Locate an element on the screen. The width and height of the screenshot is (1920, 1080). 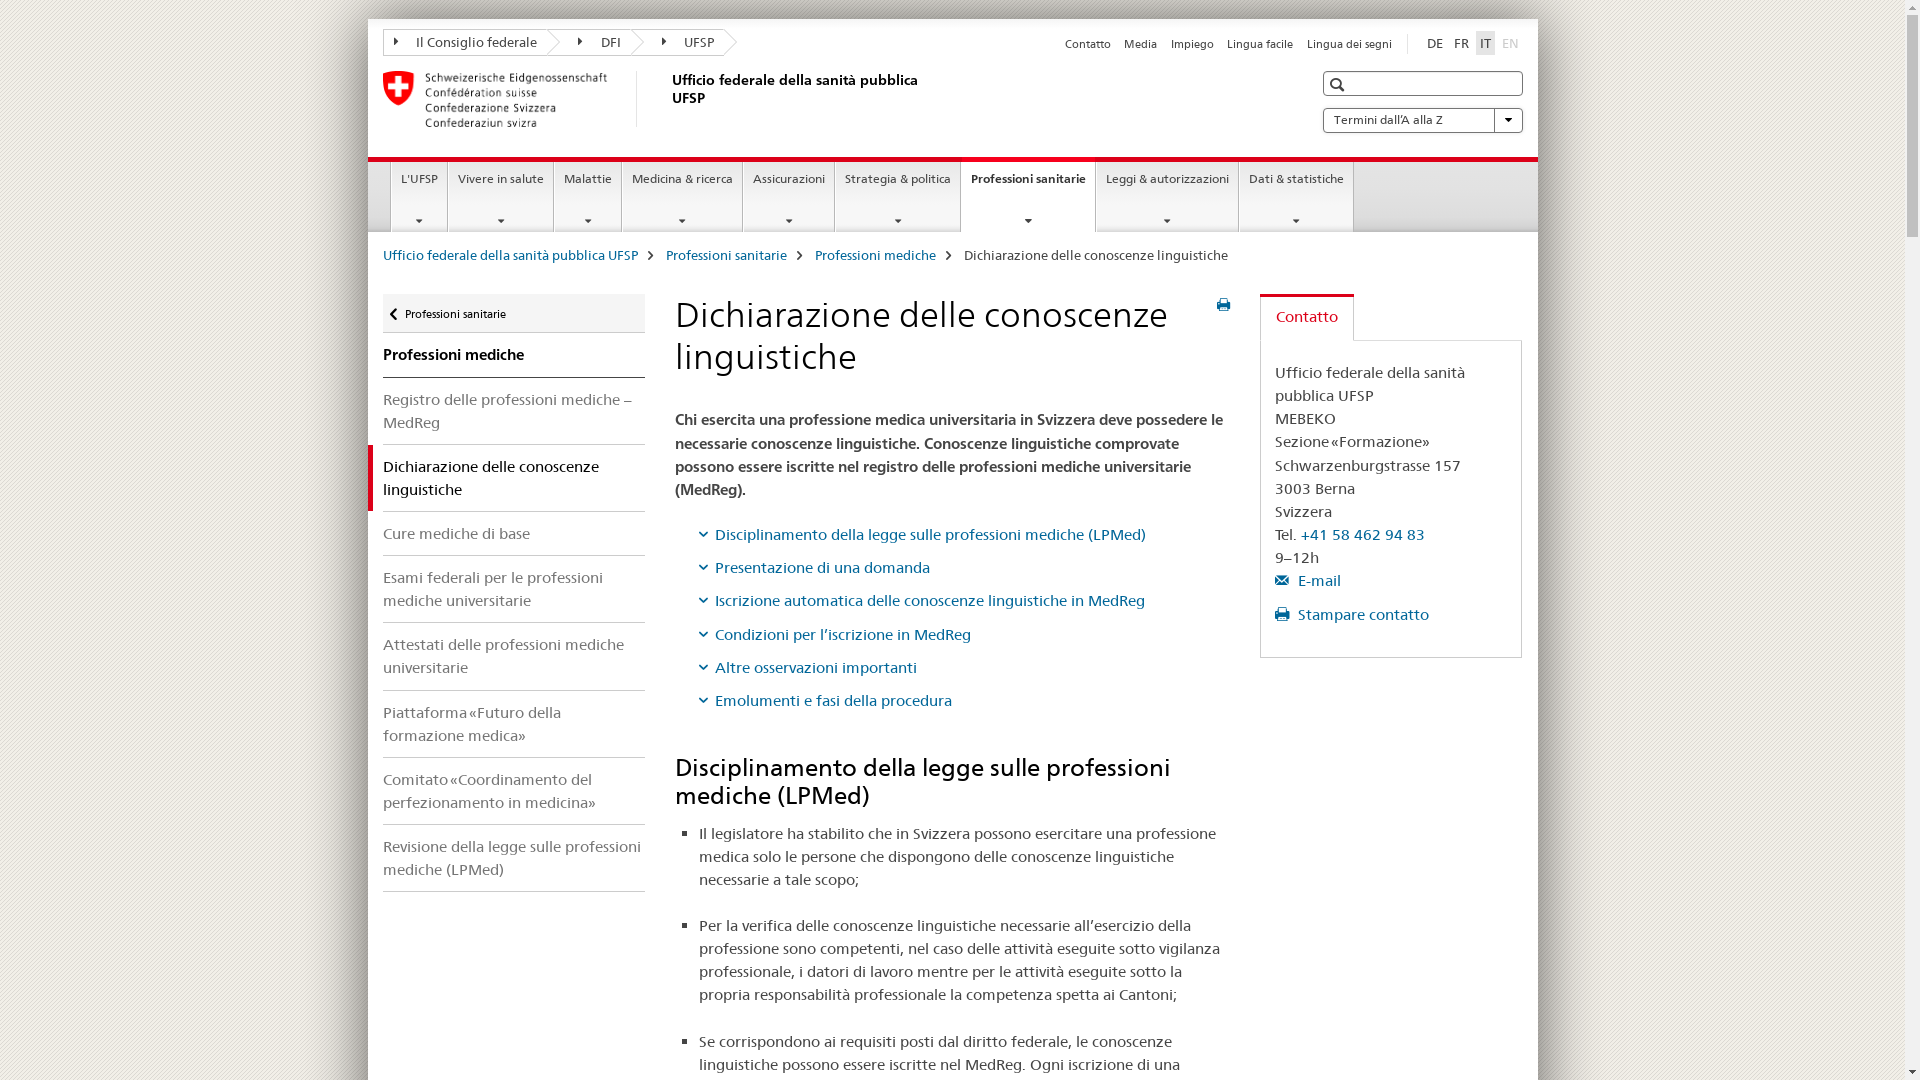
'Professioni sanitarie' is located at coordinates (725, 253).